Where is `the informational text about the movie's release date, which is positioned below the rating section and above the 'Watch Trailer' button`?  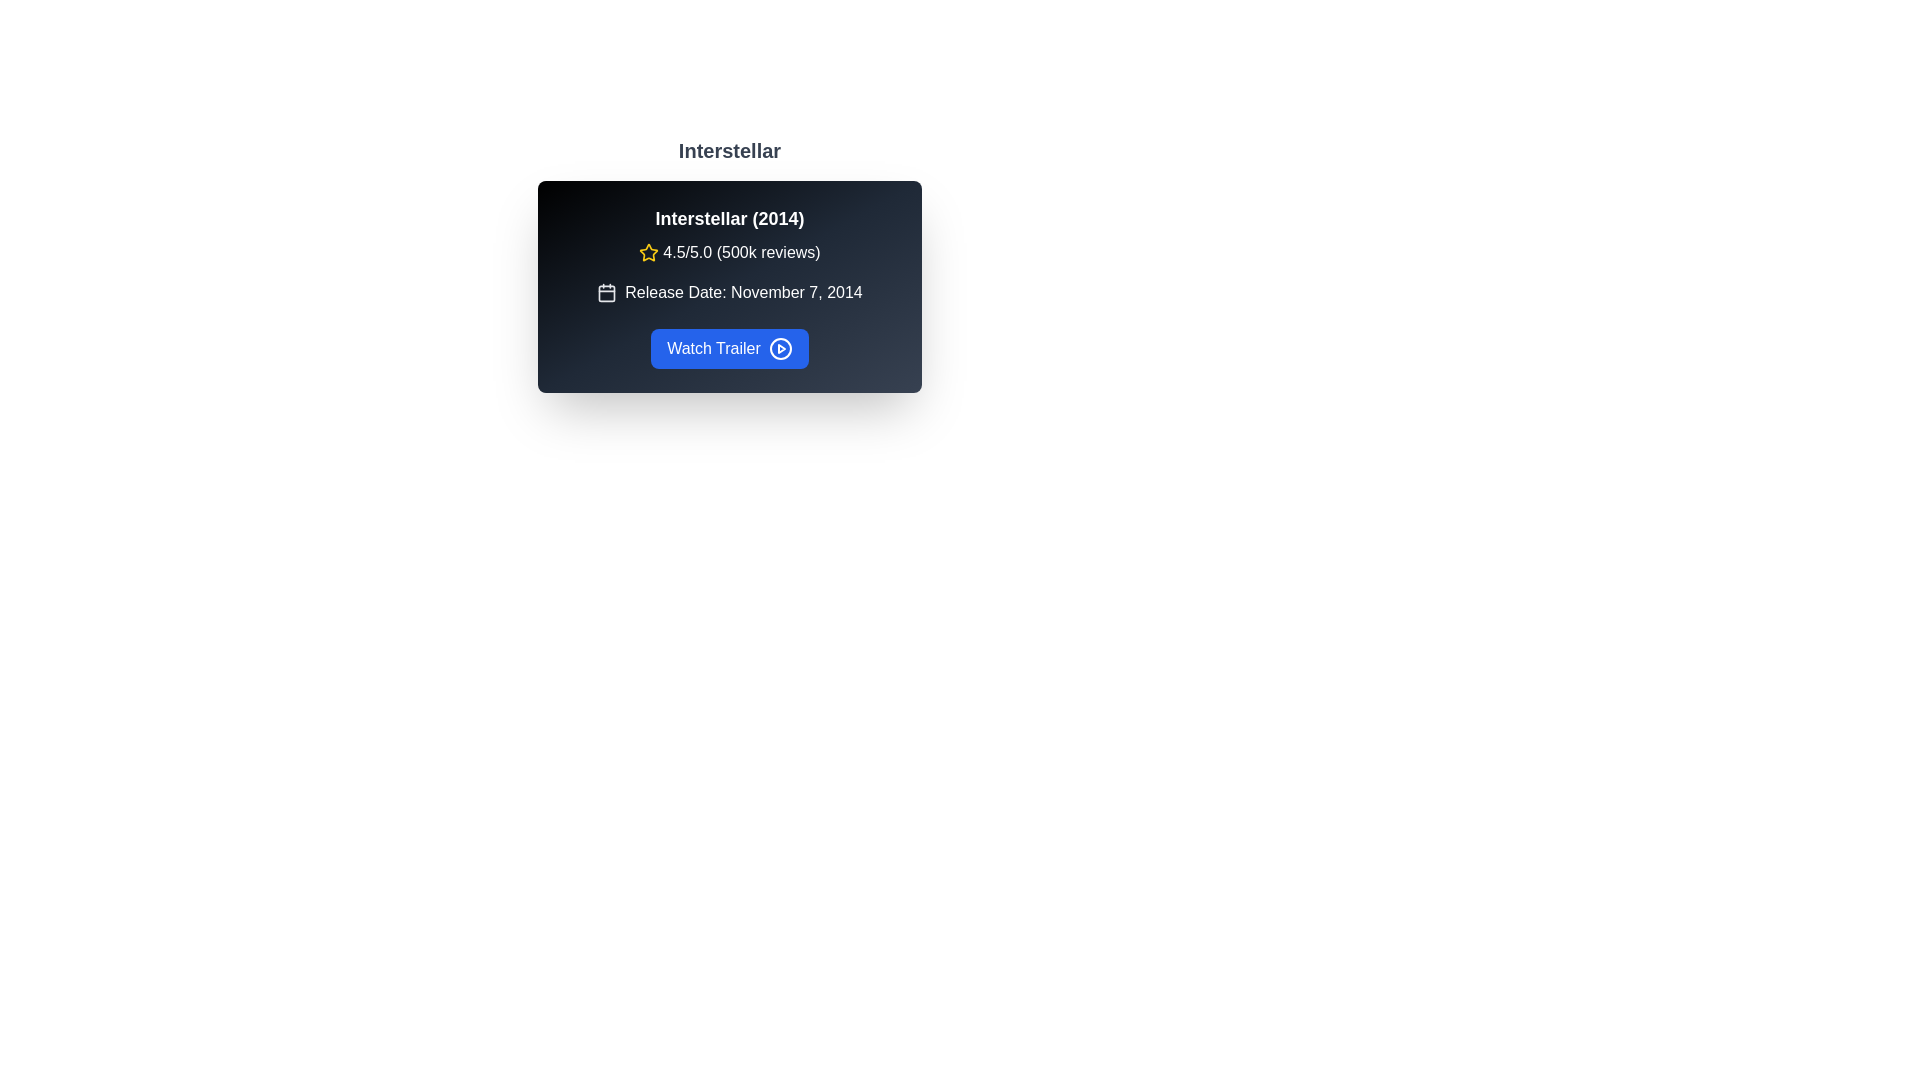
the informational text about the movie's release date, which is positioned below the rating section and above the 'Watch Trailer' button is located at coordinates (728, 293).